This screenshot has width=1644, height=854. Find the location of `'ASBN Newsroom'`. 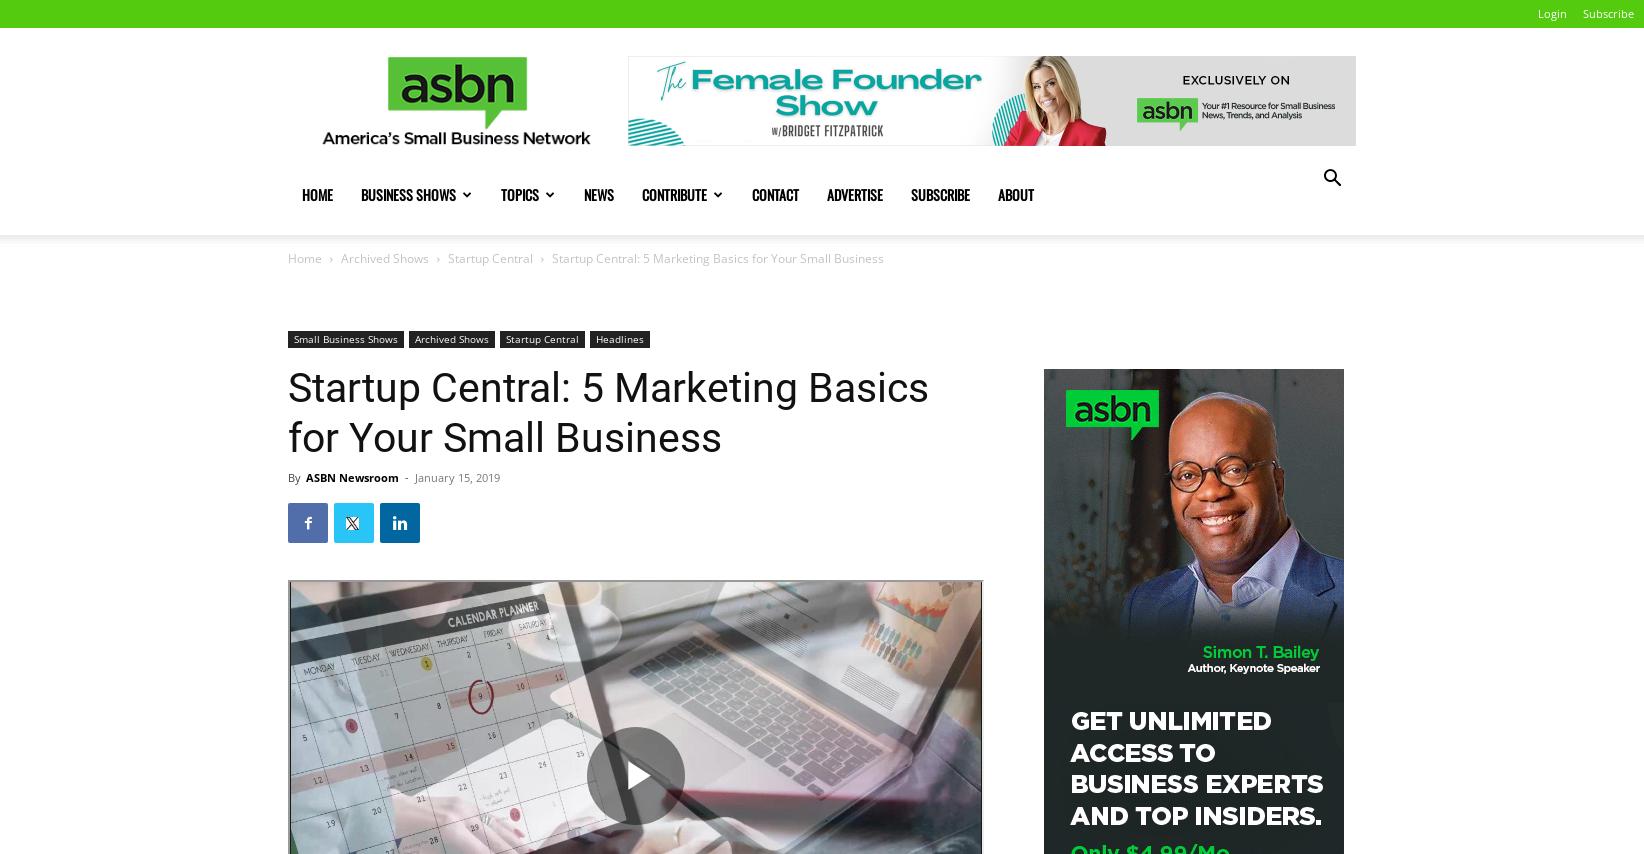

'ASBN Newsroom' is located at coordinates (351, 477).